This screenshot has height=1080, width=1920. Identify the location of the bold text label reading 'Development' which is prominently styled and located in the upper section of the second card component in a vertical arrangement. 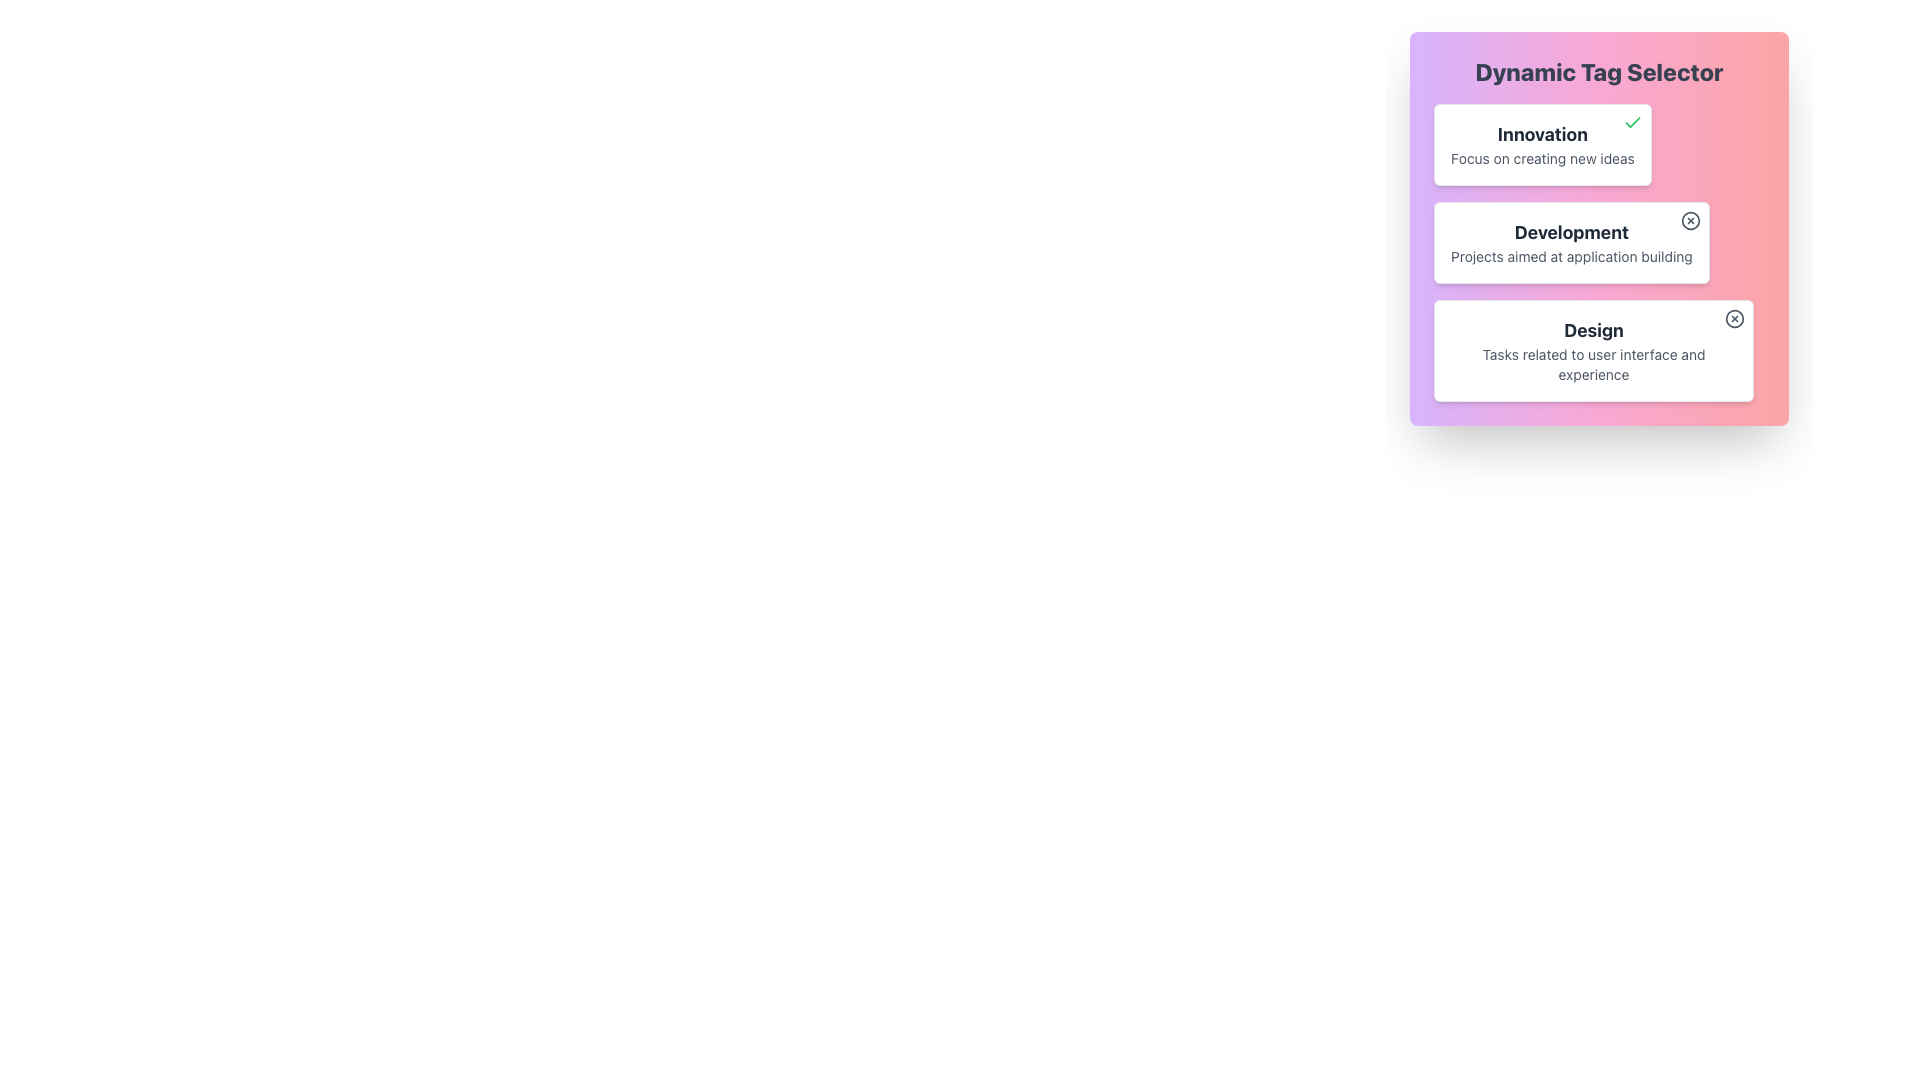
(1570, 231).